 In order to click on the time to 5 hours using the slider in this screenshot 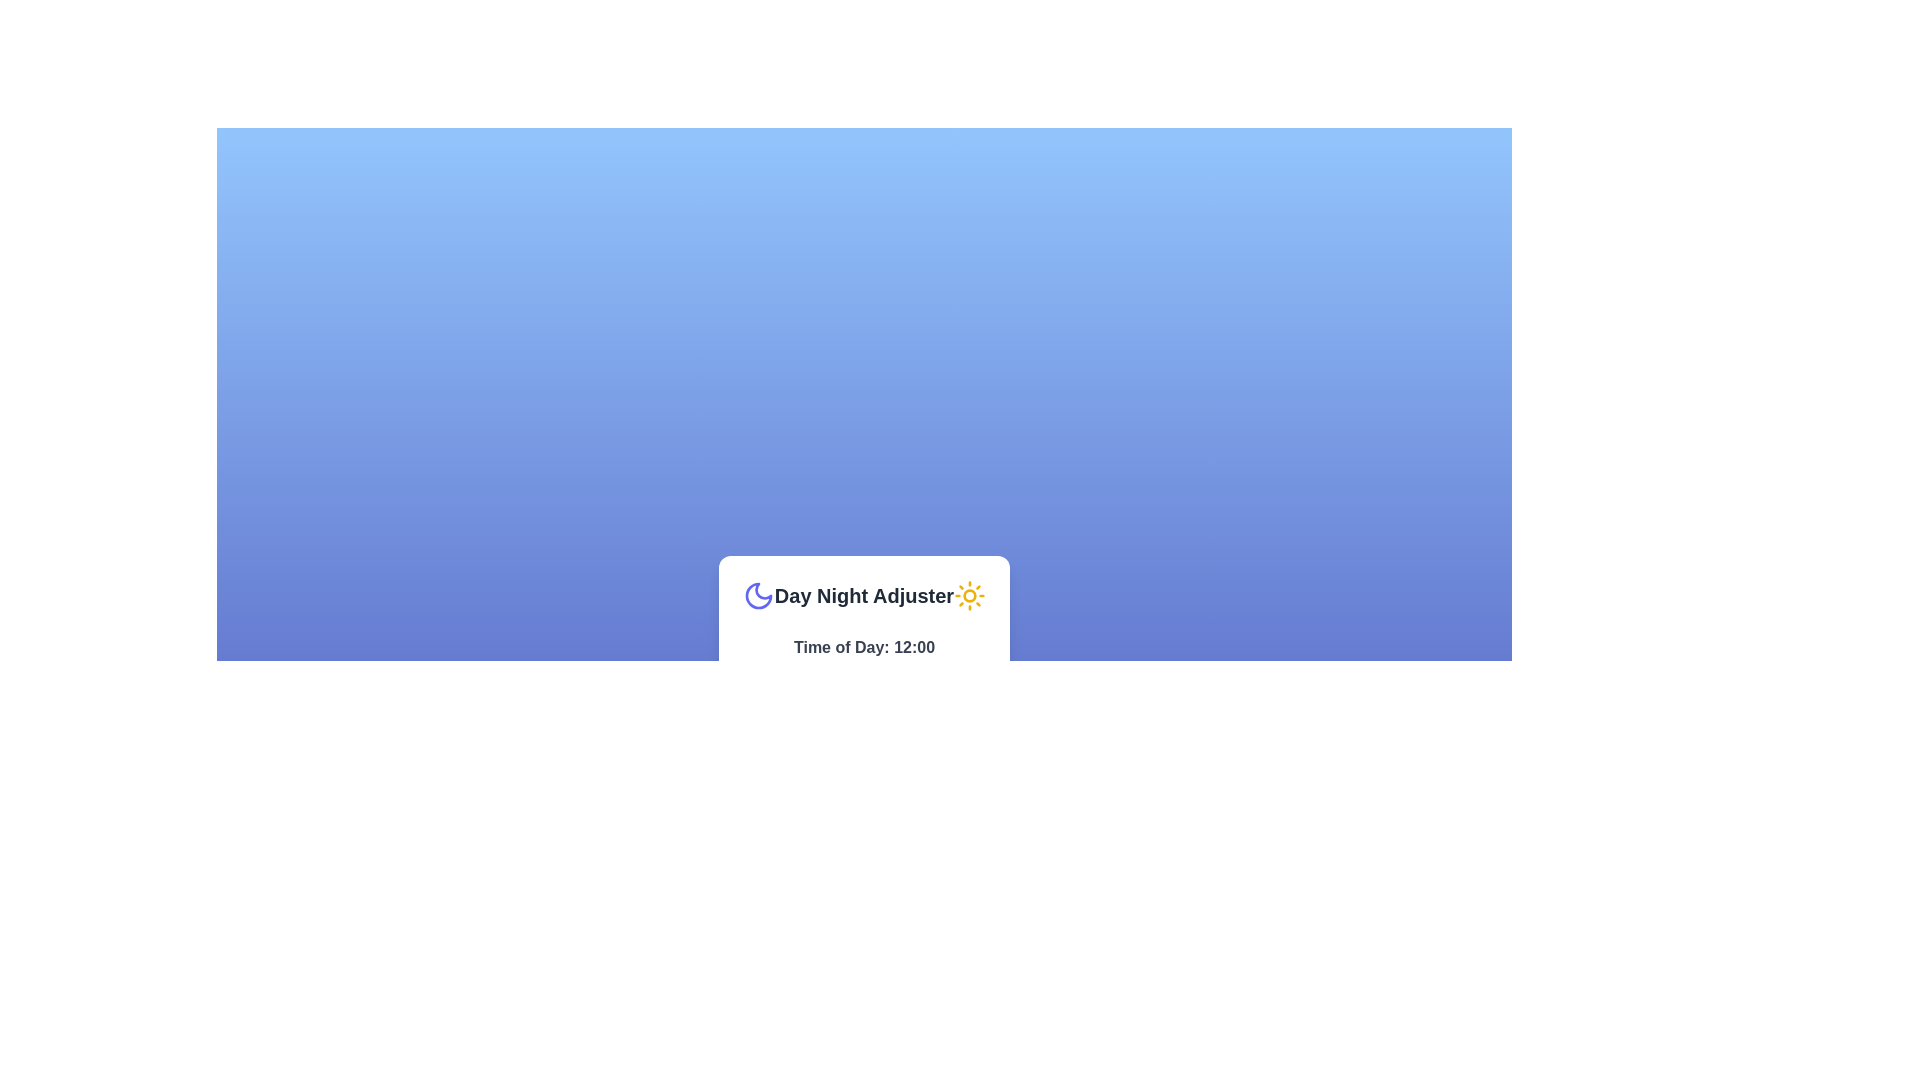, I will do `click(794, 670)`.